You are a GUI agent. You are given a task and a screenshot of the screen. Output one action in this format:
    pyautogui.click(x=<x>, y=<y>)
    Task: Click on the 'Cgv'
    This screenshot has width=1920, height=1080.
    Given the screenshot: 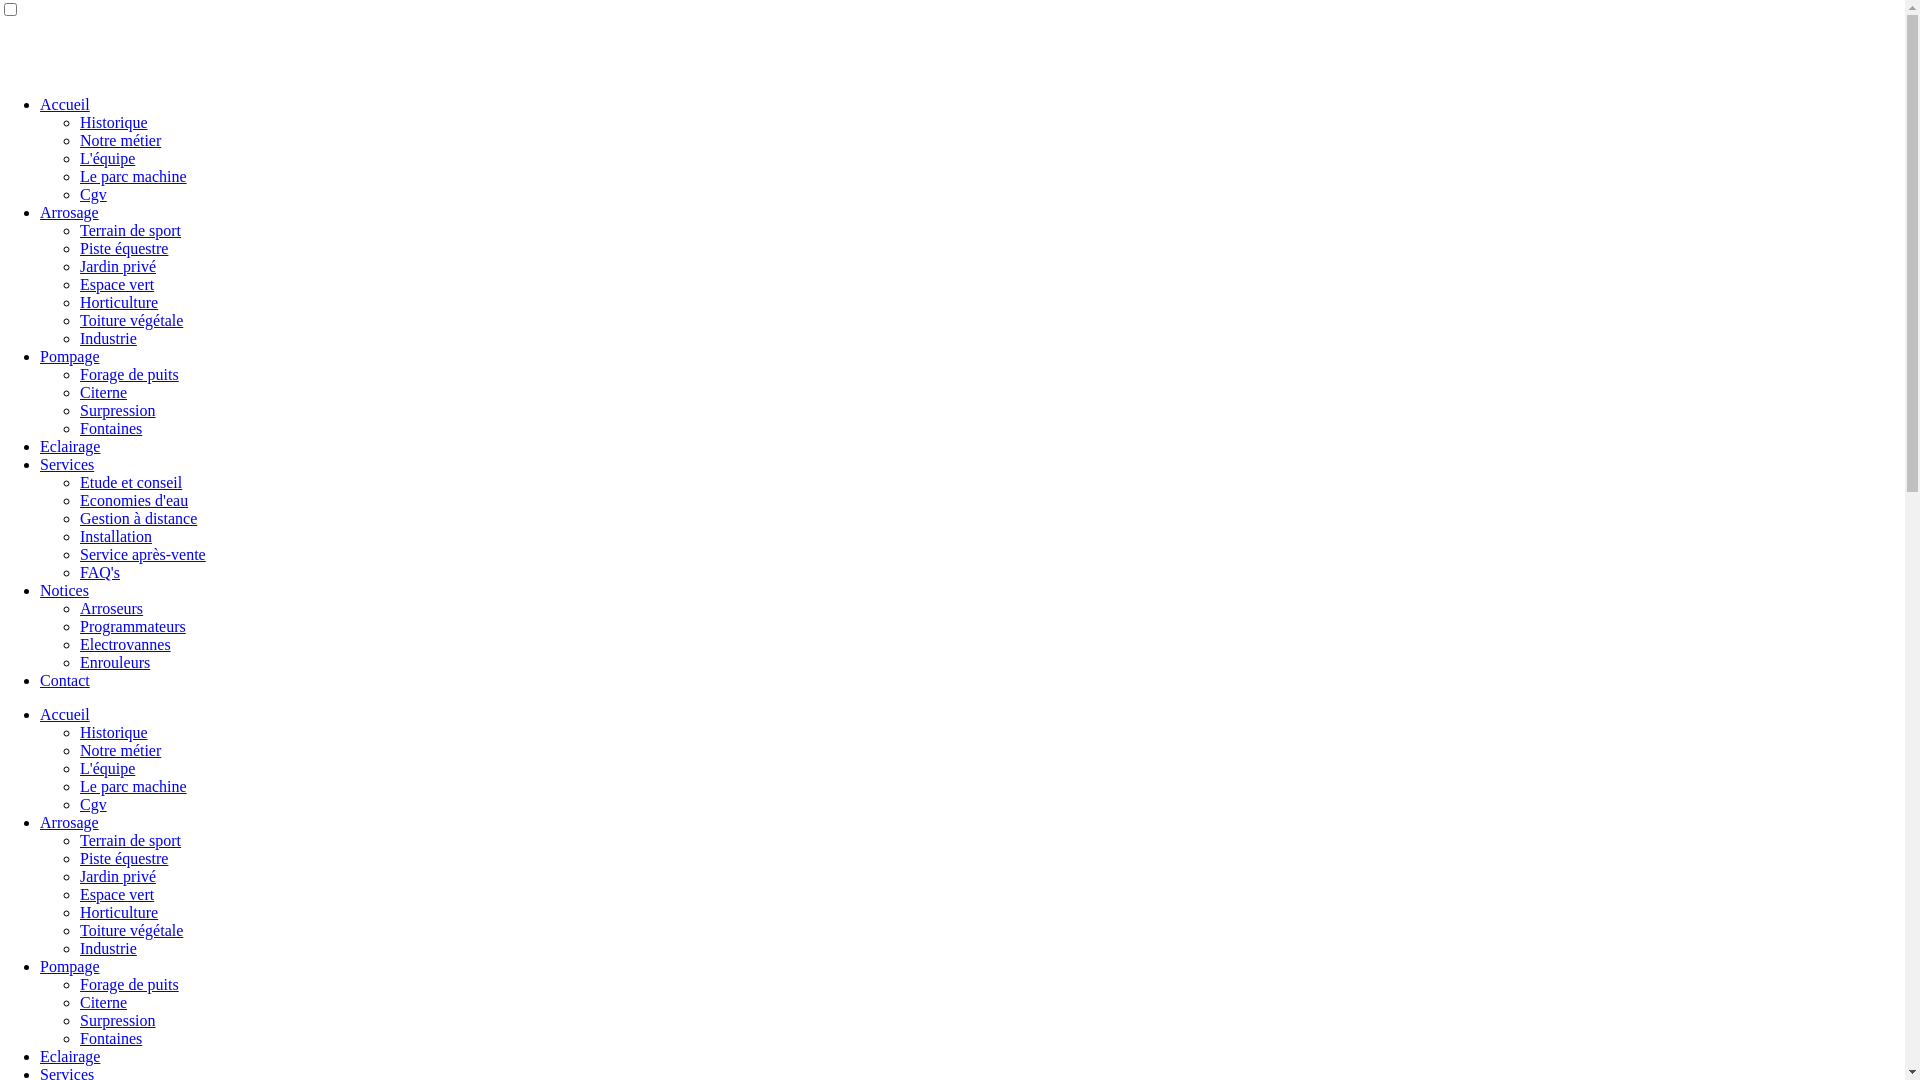 What is the action you would take?
    pyautogui.click(x=92, y=194)
    